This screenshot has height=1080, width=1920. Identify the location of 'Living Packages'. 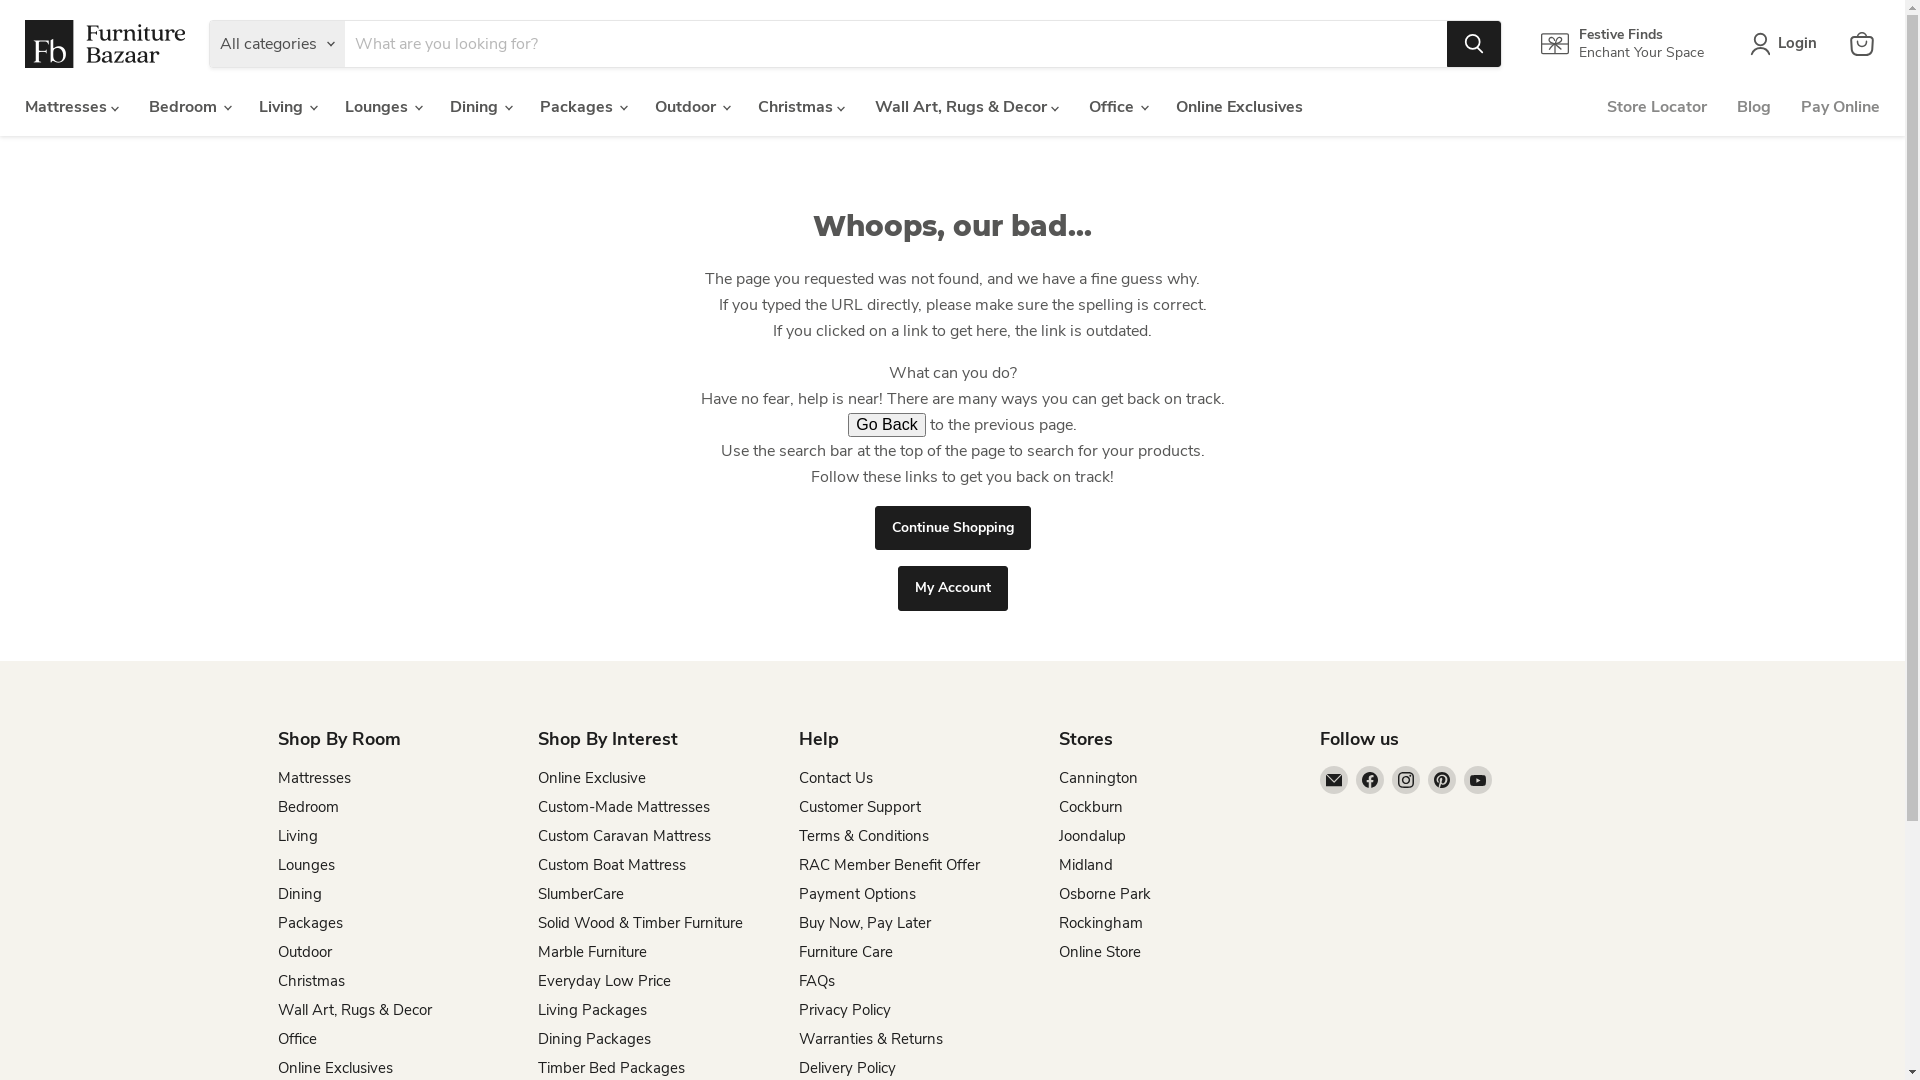
(591, 1010).